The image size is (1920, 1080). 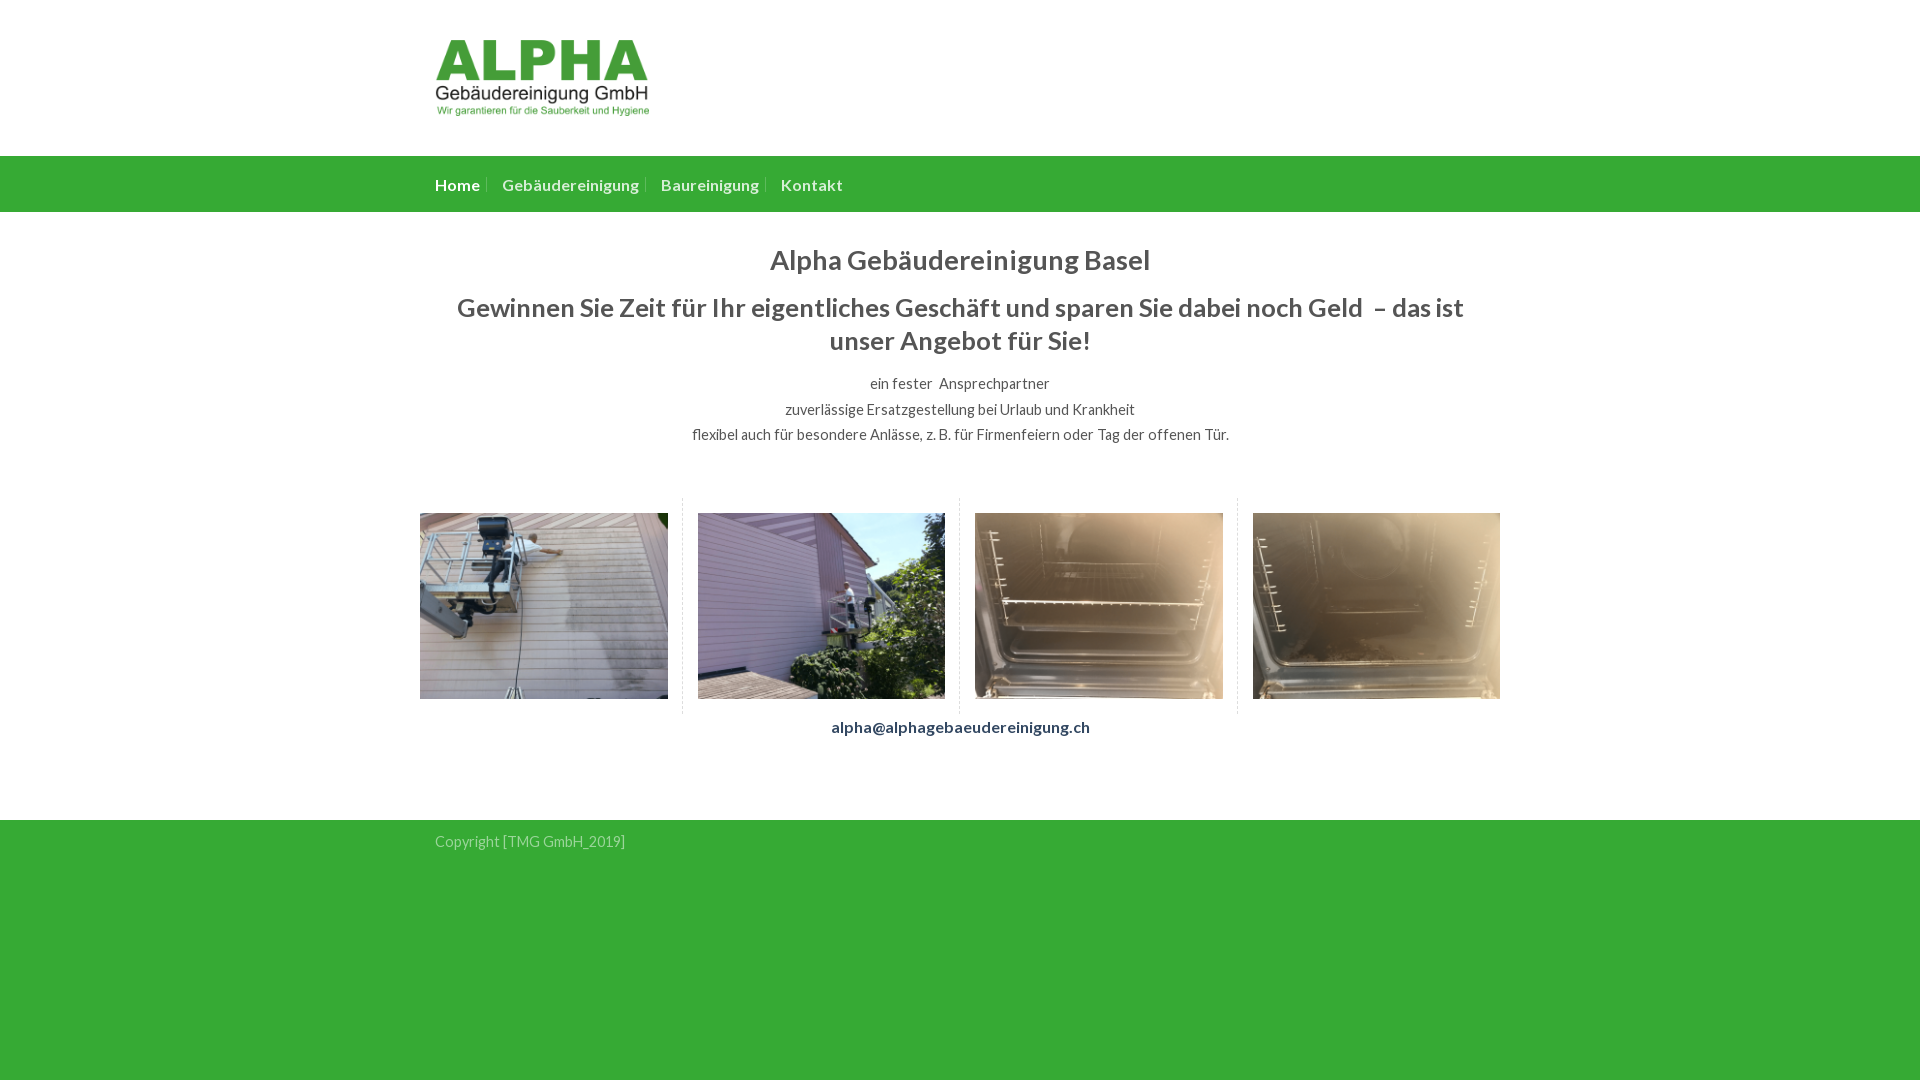 What do you see at coordinates (958, 726) in the screenshot?
I see `'alpha@alphagebaeudereinigung.ch'` at bounding box center [958, 726].